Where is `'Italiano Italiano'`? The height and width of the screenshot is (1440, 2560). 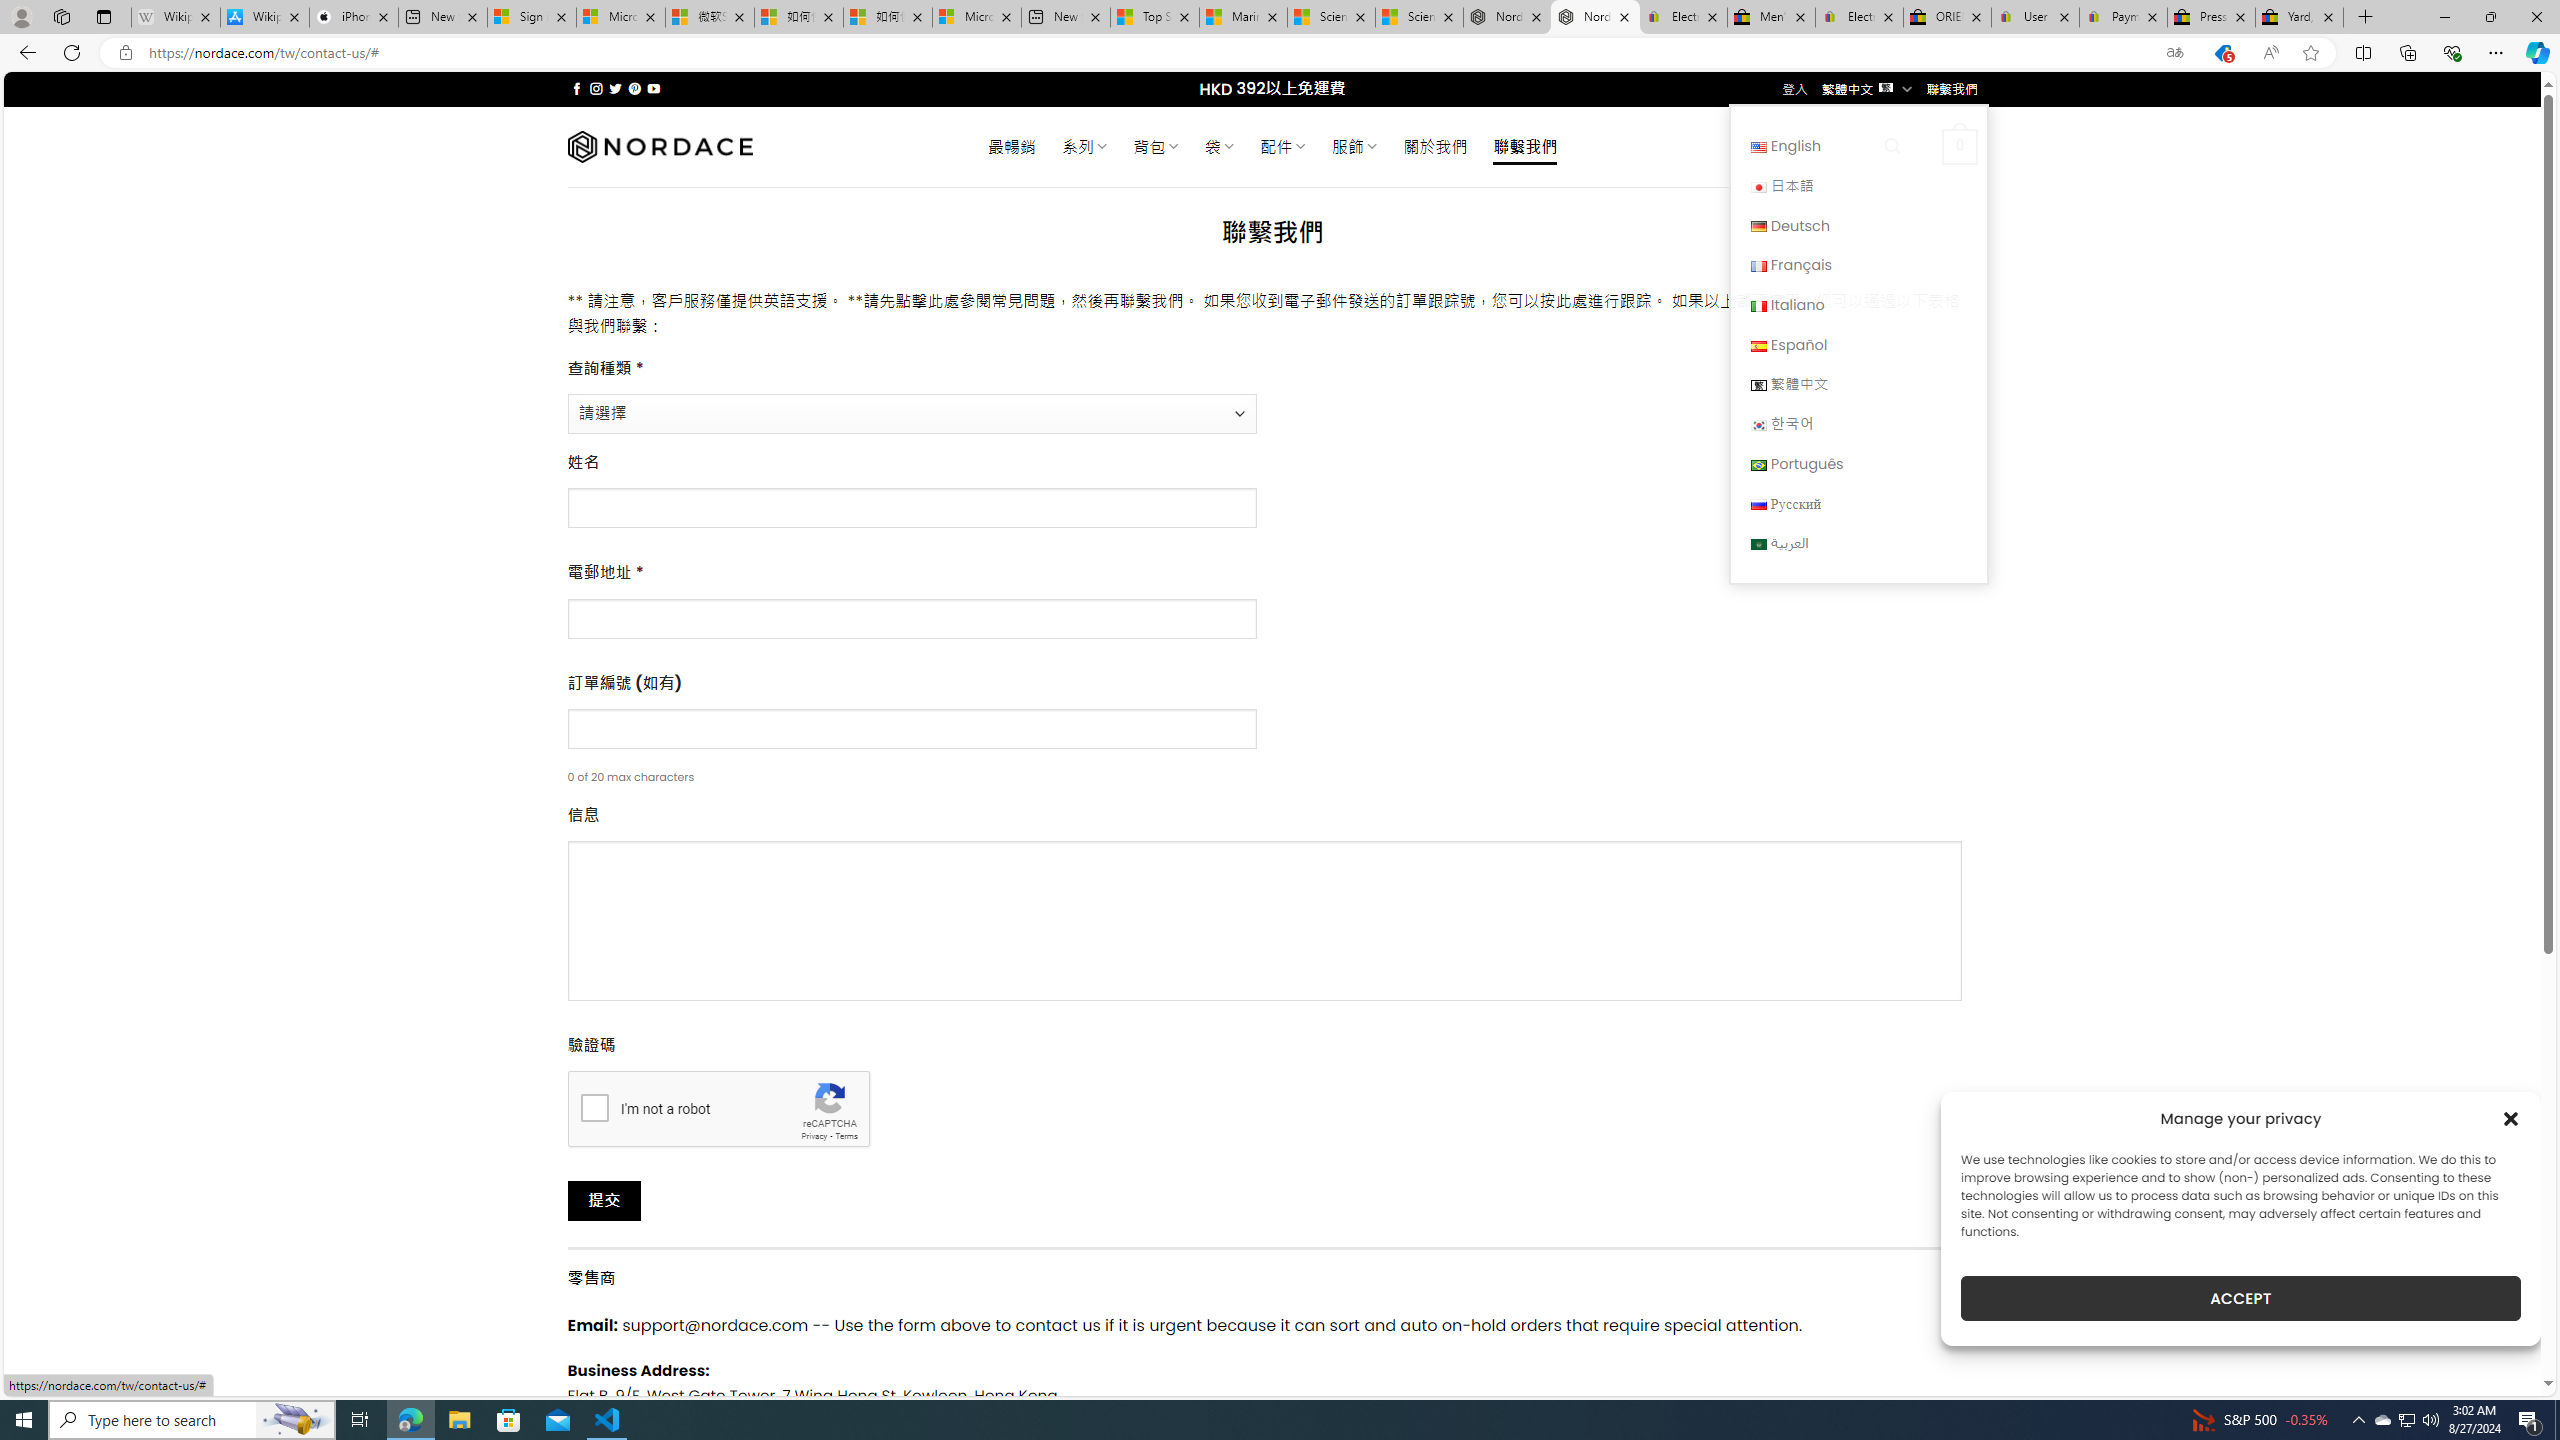 'Italiano Italiano' is located at coordinates (1858, 303).